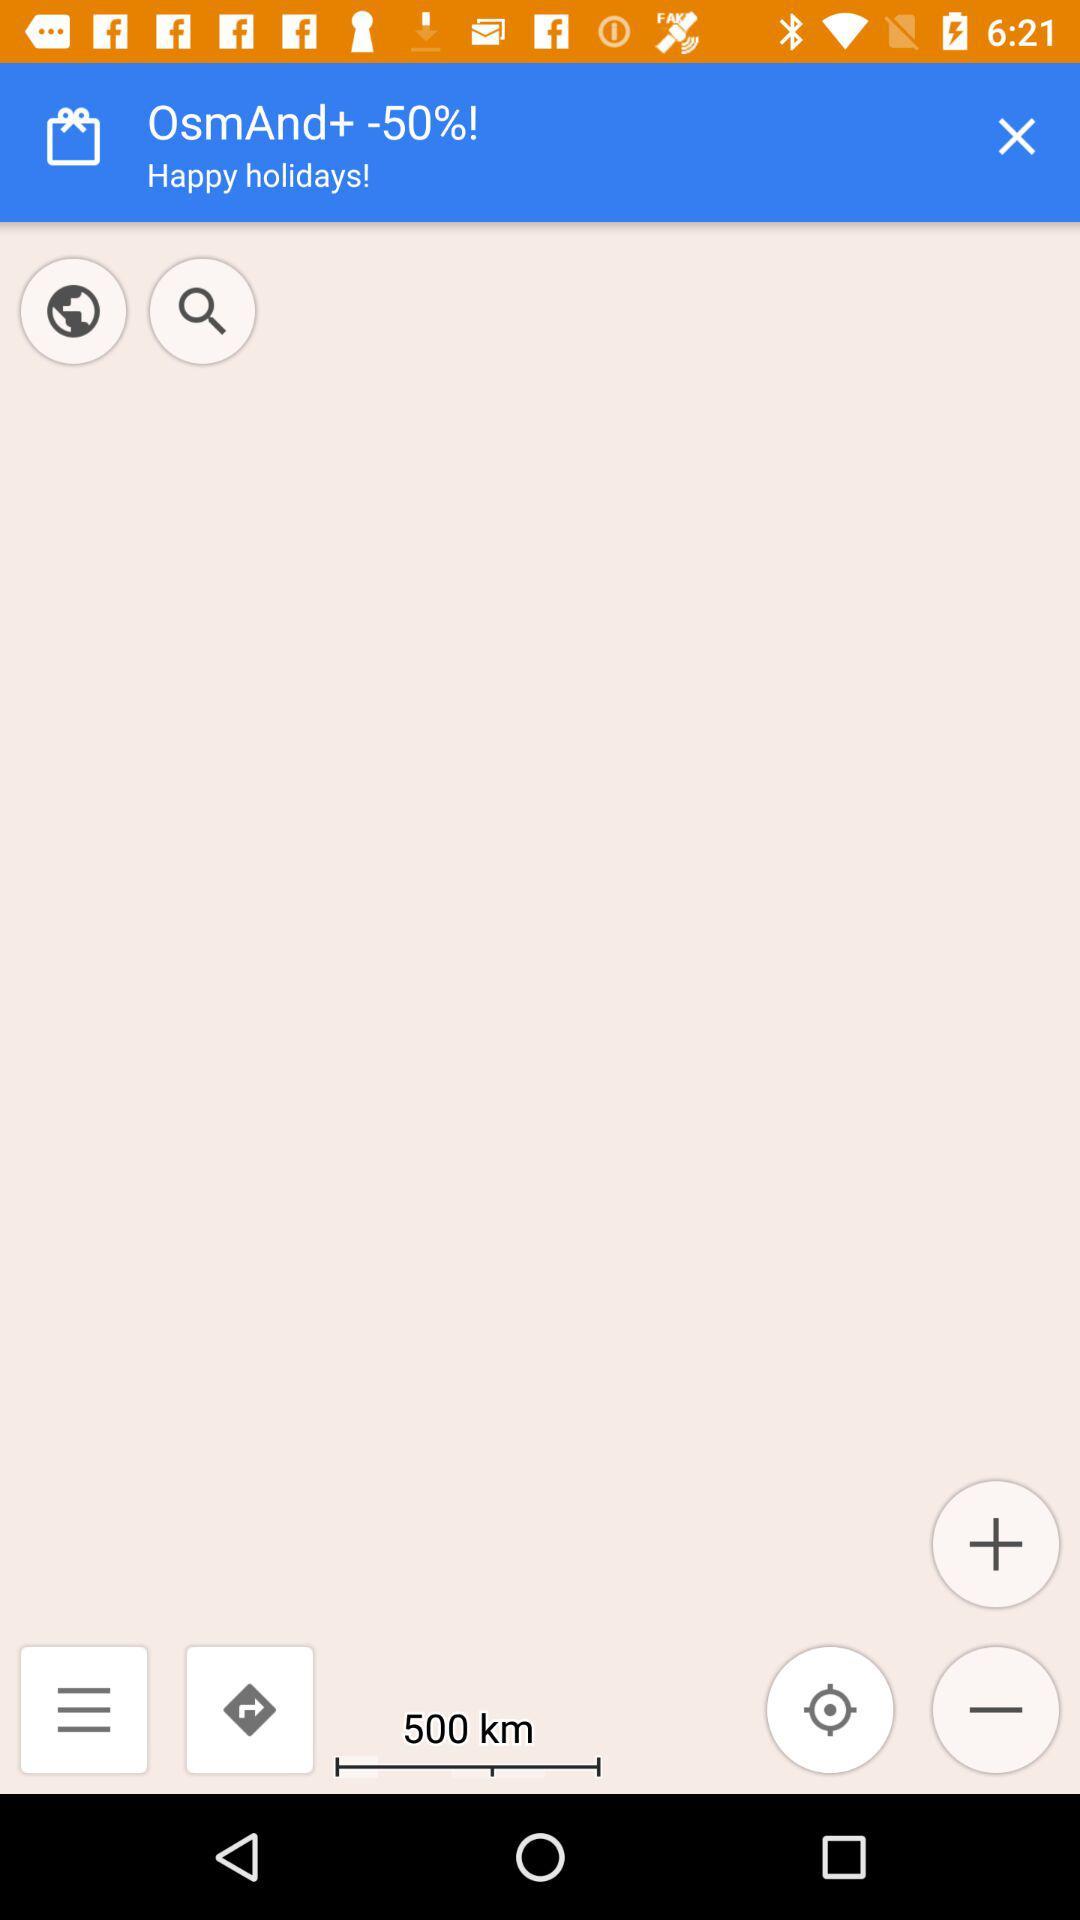  What do you see at coordinates (830, 1708) in the screenshot?
I see `item next to the 500 km` at bounding box center [830, 1708].